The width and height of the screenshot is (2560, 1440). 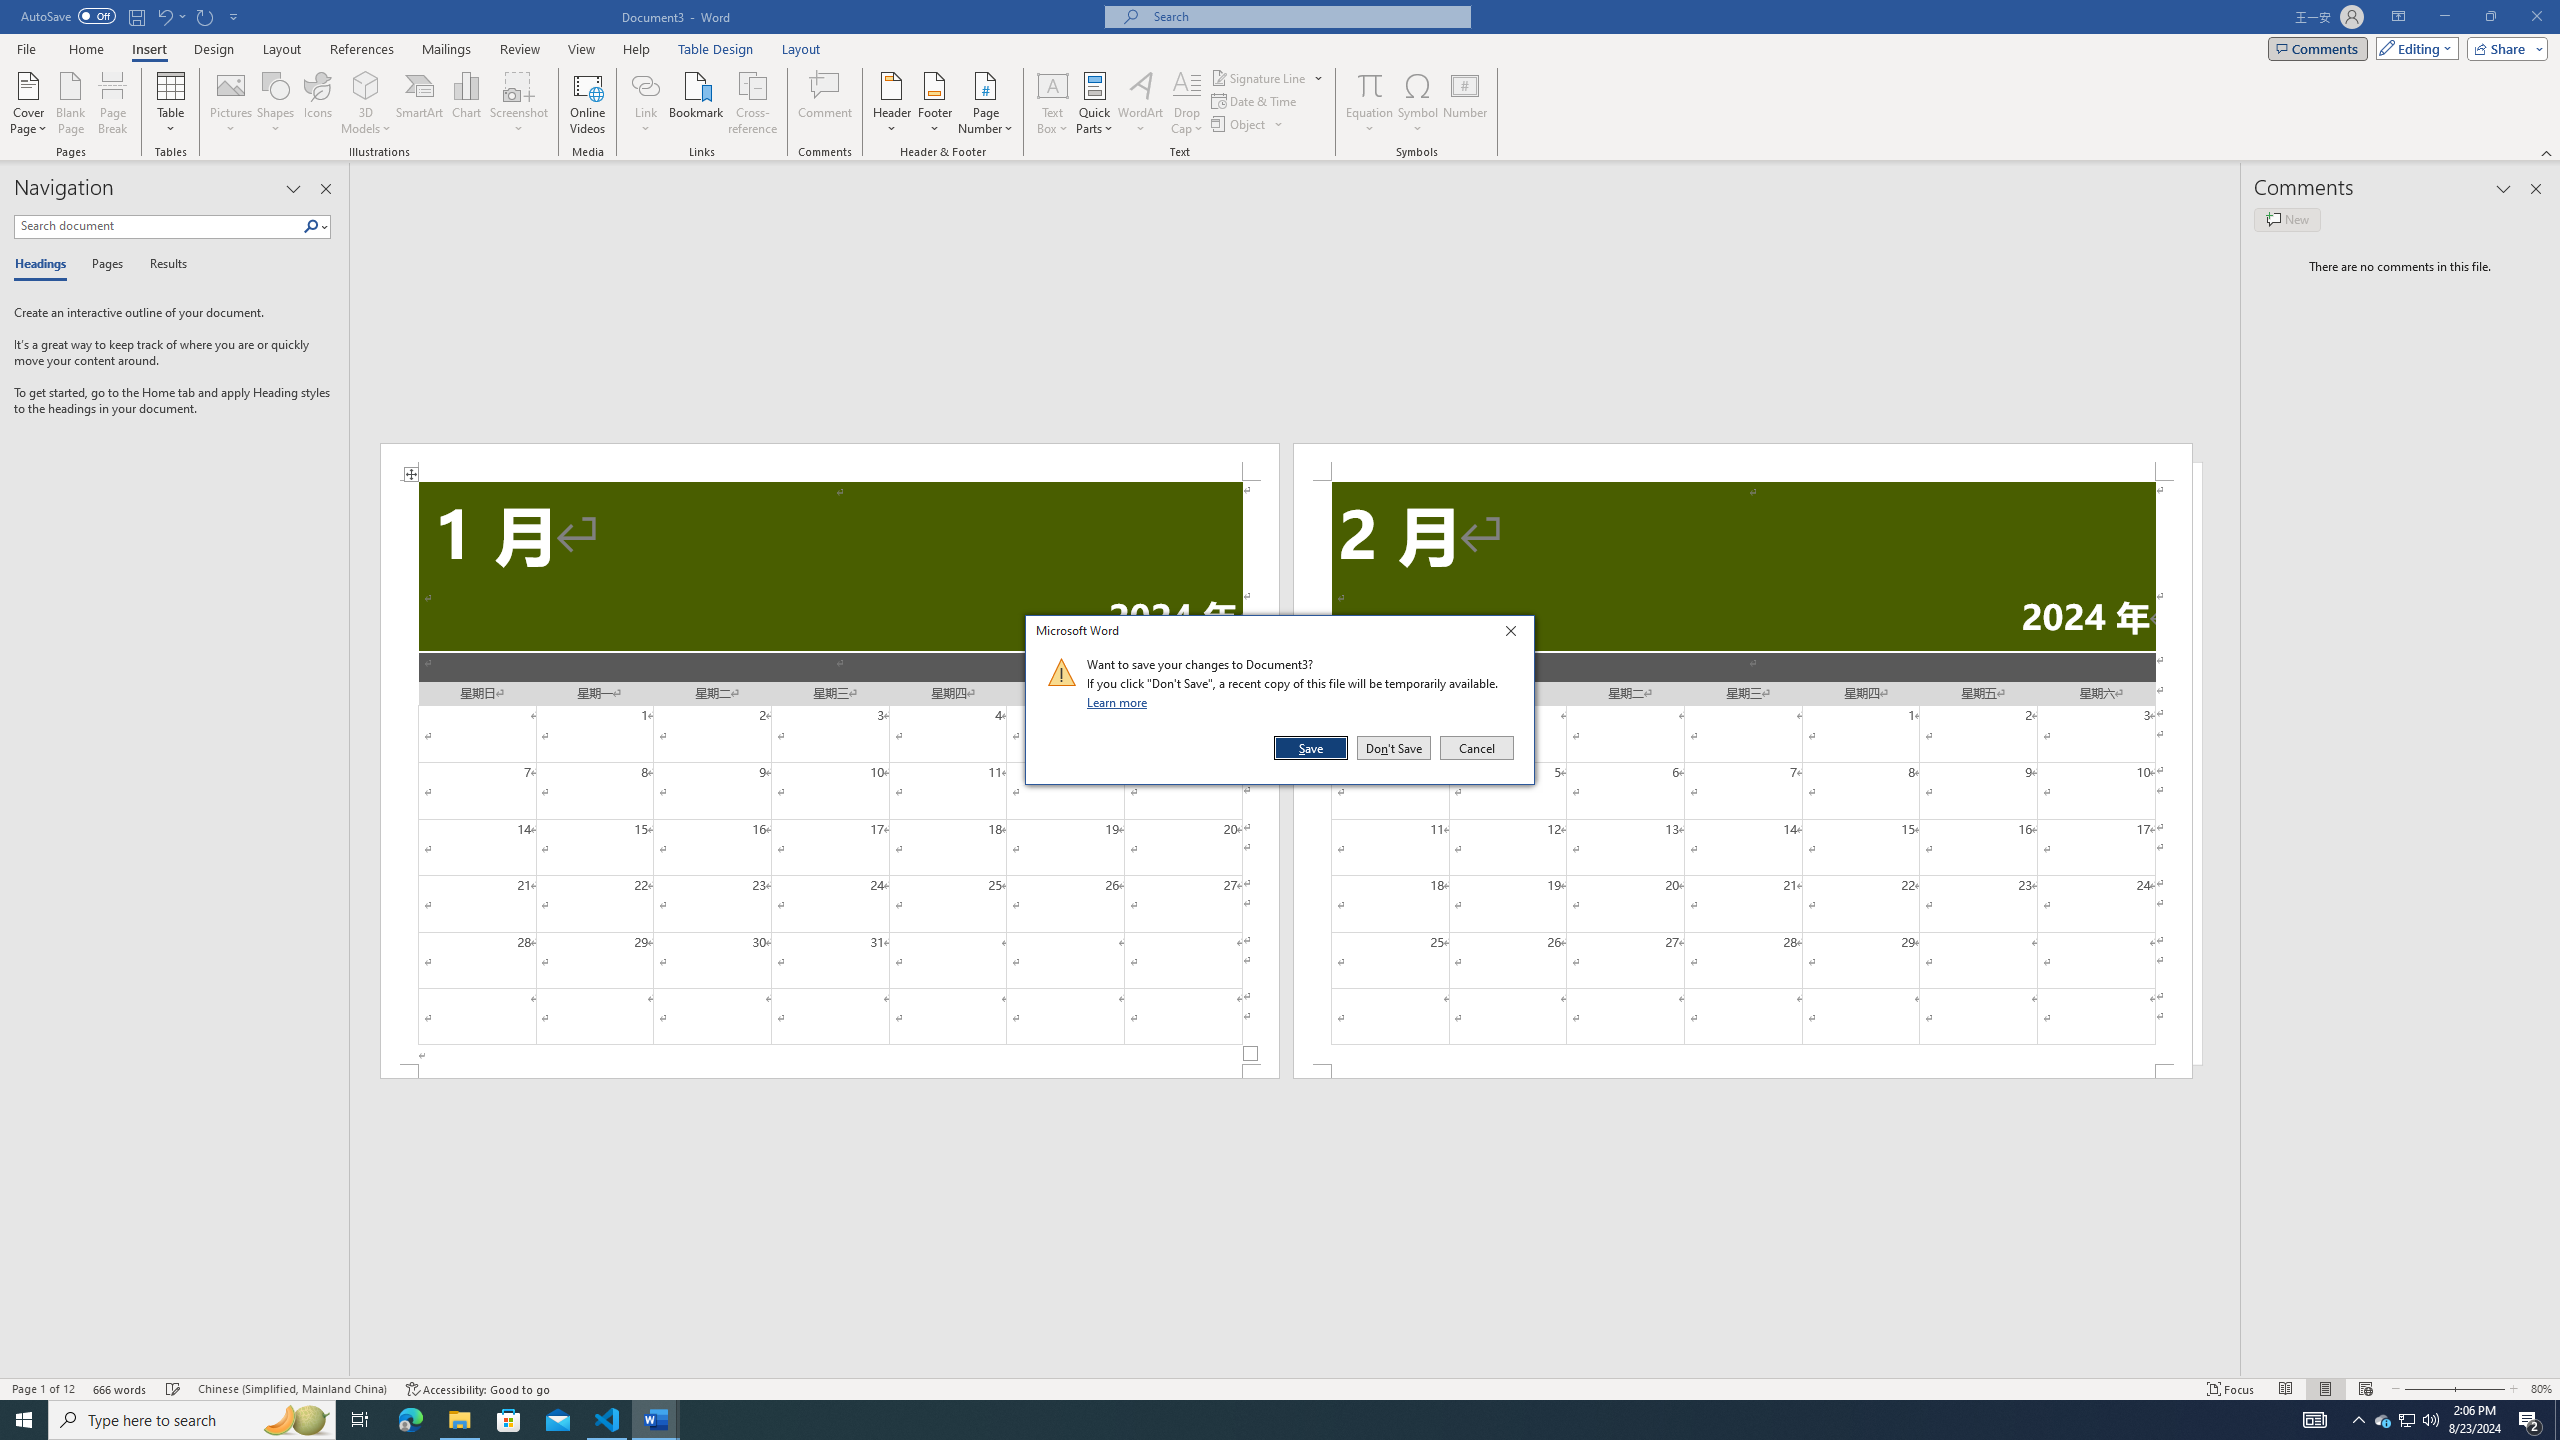 I want to click on 'Quick Parts', so click(x=1094, y=103).